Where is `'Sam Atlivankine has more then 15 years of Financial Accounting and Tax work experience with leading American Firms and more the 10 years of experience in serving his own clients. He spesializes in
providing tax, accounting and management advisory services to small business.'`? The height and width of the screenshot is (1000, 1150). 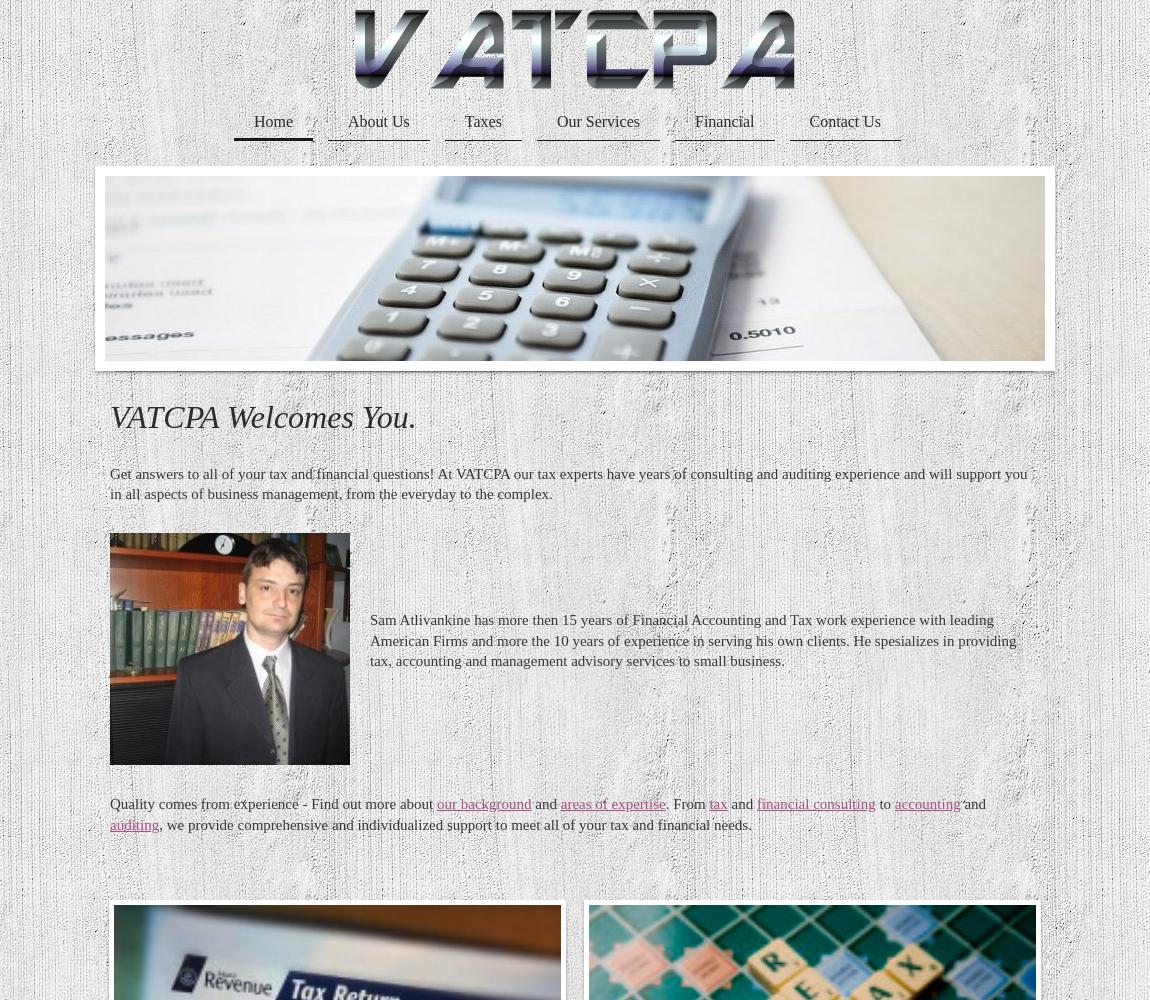
'Sam Atlivankine has more then 15 years of Financial Accounting and Tax work experience with leading American Firms and more the 10 years of experience in serving his own clients. He spesializes in
providing tax, accounting and management advisory services to small business.' is located at coordinates (369, 640).